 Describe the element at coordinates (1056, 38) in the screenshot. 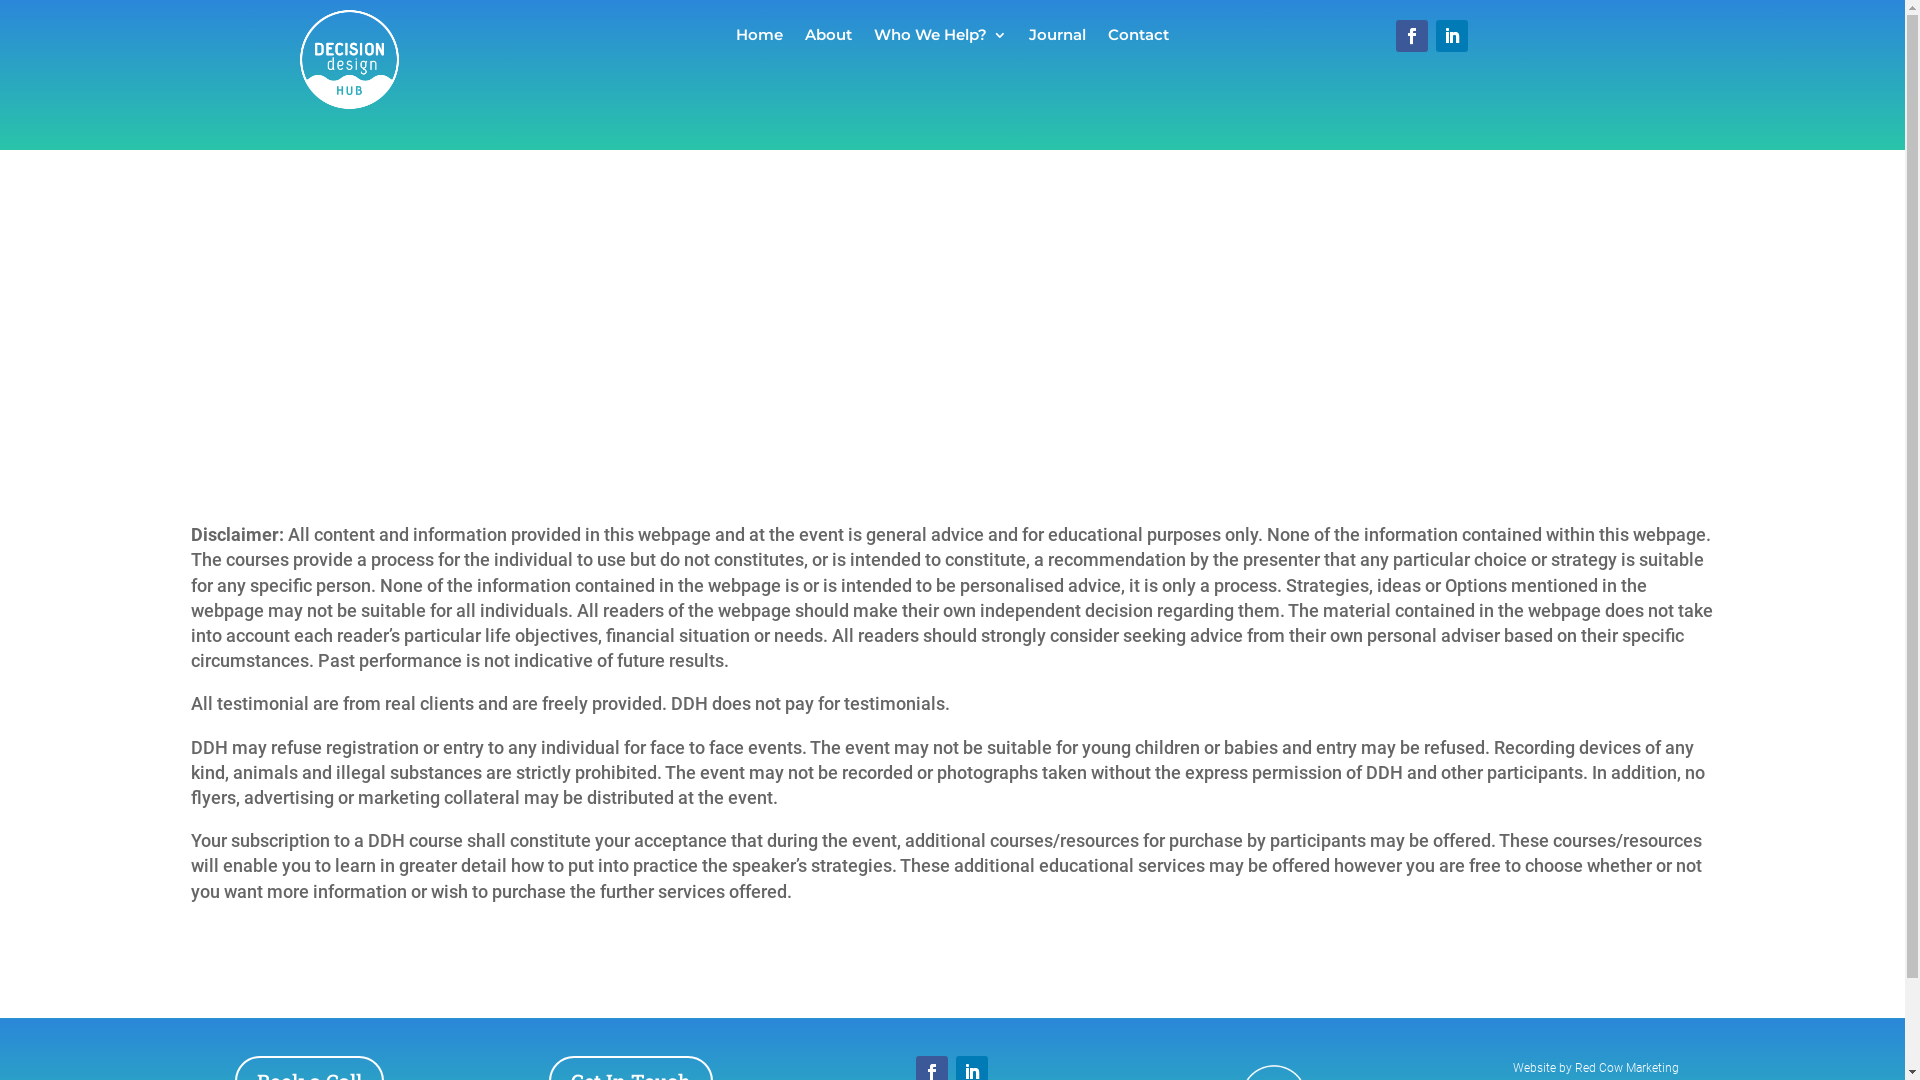

I see `'Journal'` at that location.